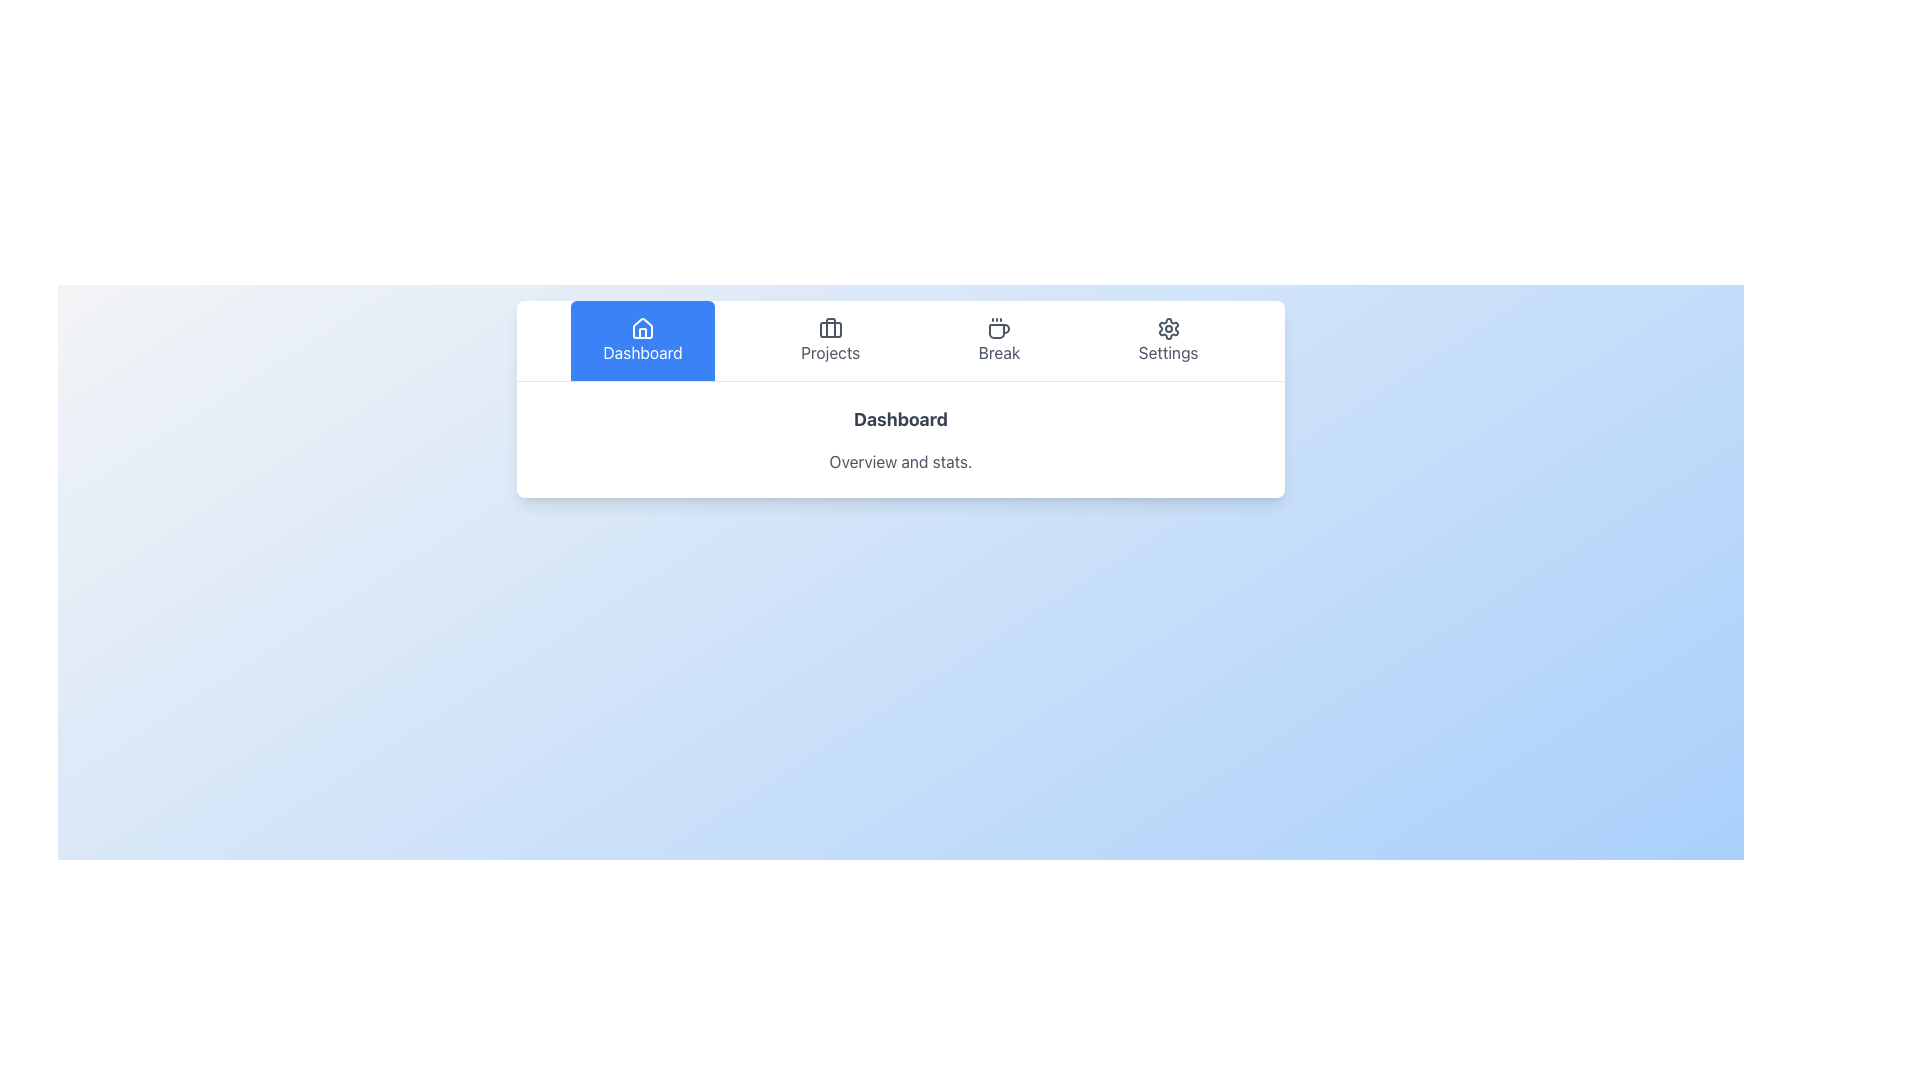  Describe the element at coordinates (1168, 327) in the screenshot. I see `the gear-shaped icon representing settings, located to the left of the 'Settings' text in the navigation bar` at that location.